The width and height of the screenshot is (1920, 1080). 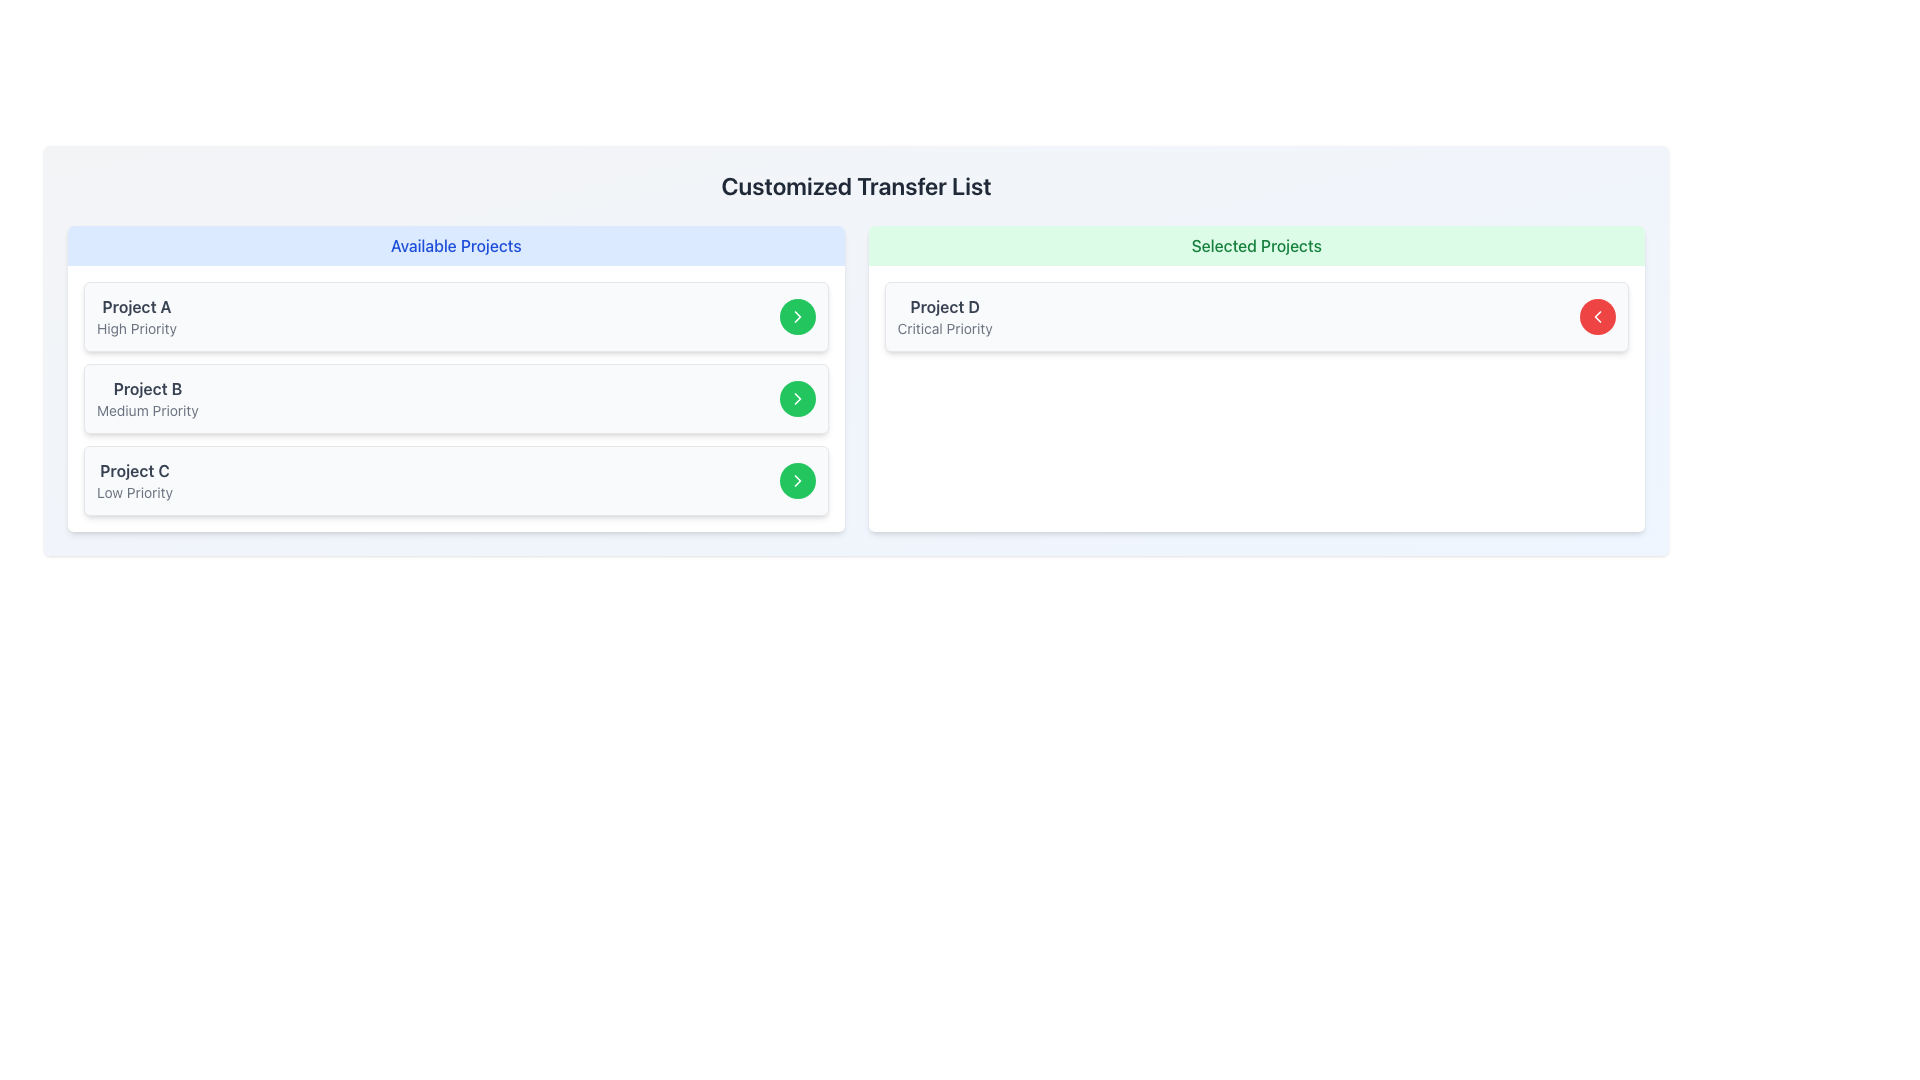 I want to click on the 'High Priority' text label located in the first card under the 'Available Projects' column, below 'Project A', so click(x=136, y=327).